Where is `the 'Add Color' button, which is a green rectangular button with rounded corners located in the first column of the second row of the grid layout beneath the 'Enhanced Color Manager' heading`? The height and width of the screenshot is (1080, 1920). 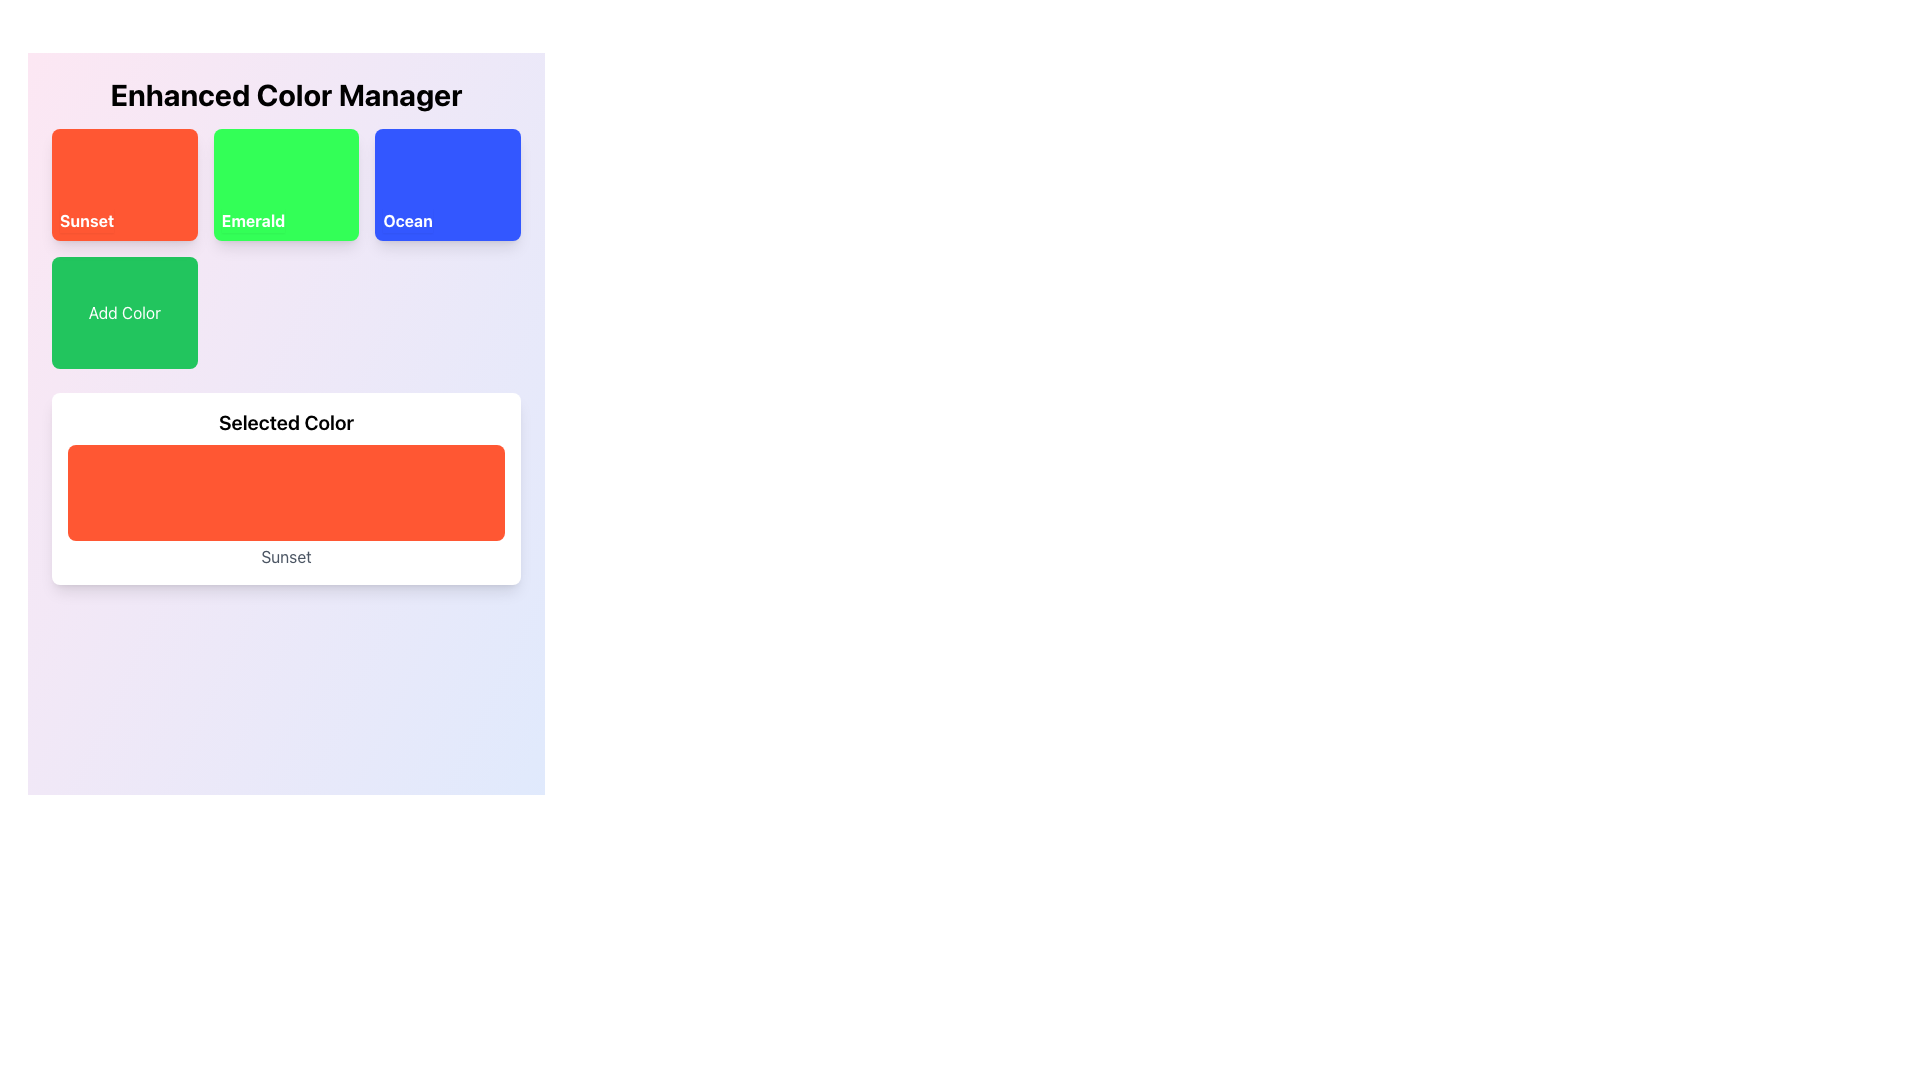
the 'Add Color' button, which is a green rectangular button with rounded corners located in the first column of the second row of the grid layout beneath the 'Enhanced Color Manager' heading is located at coordinates (123, 312).